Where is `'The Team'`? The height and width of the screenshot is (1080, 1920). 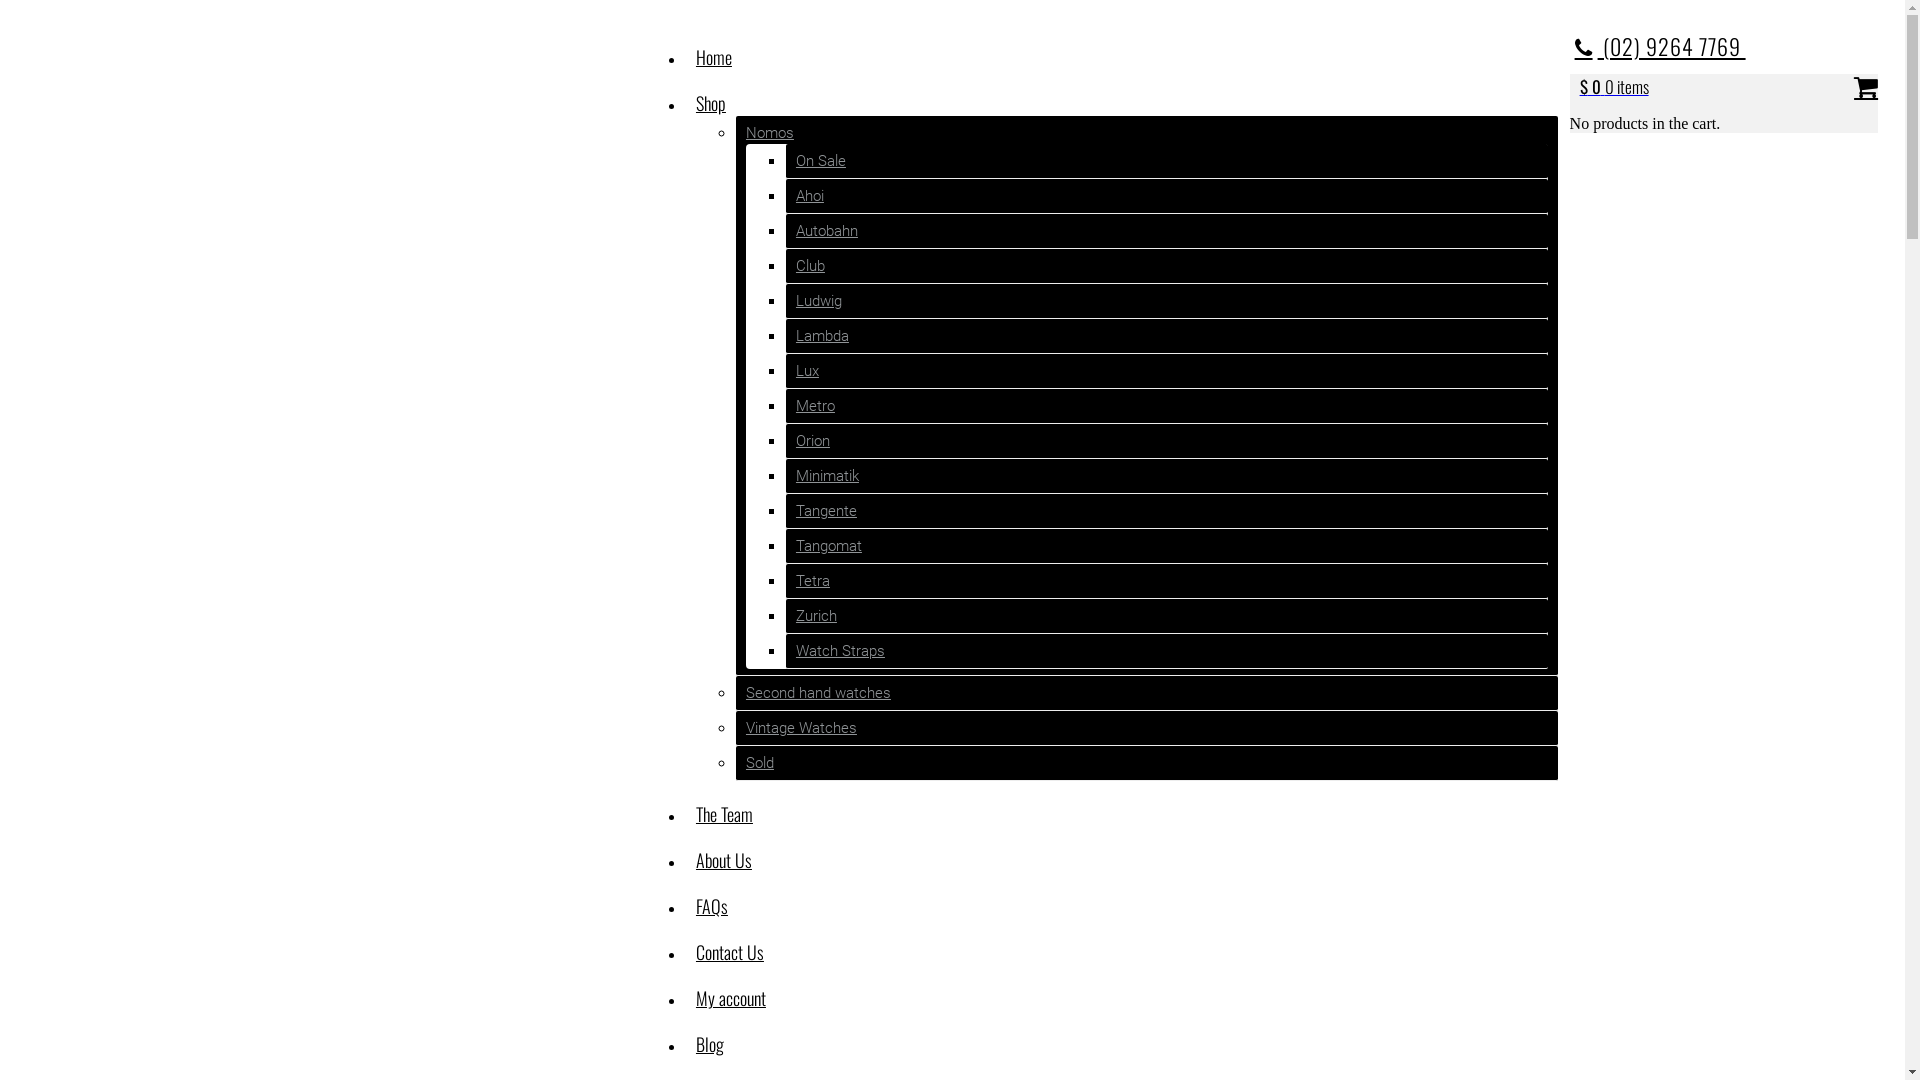
'The Team' is located at coordinates (723, 813).